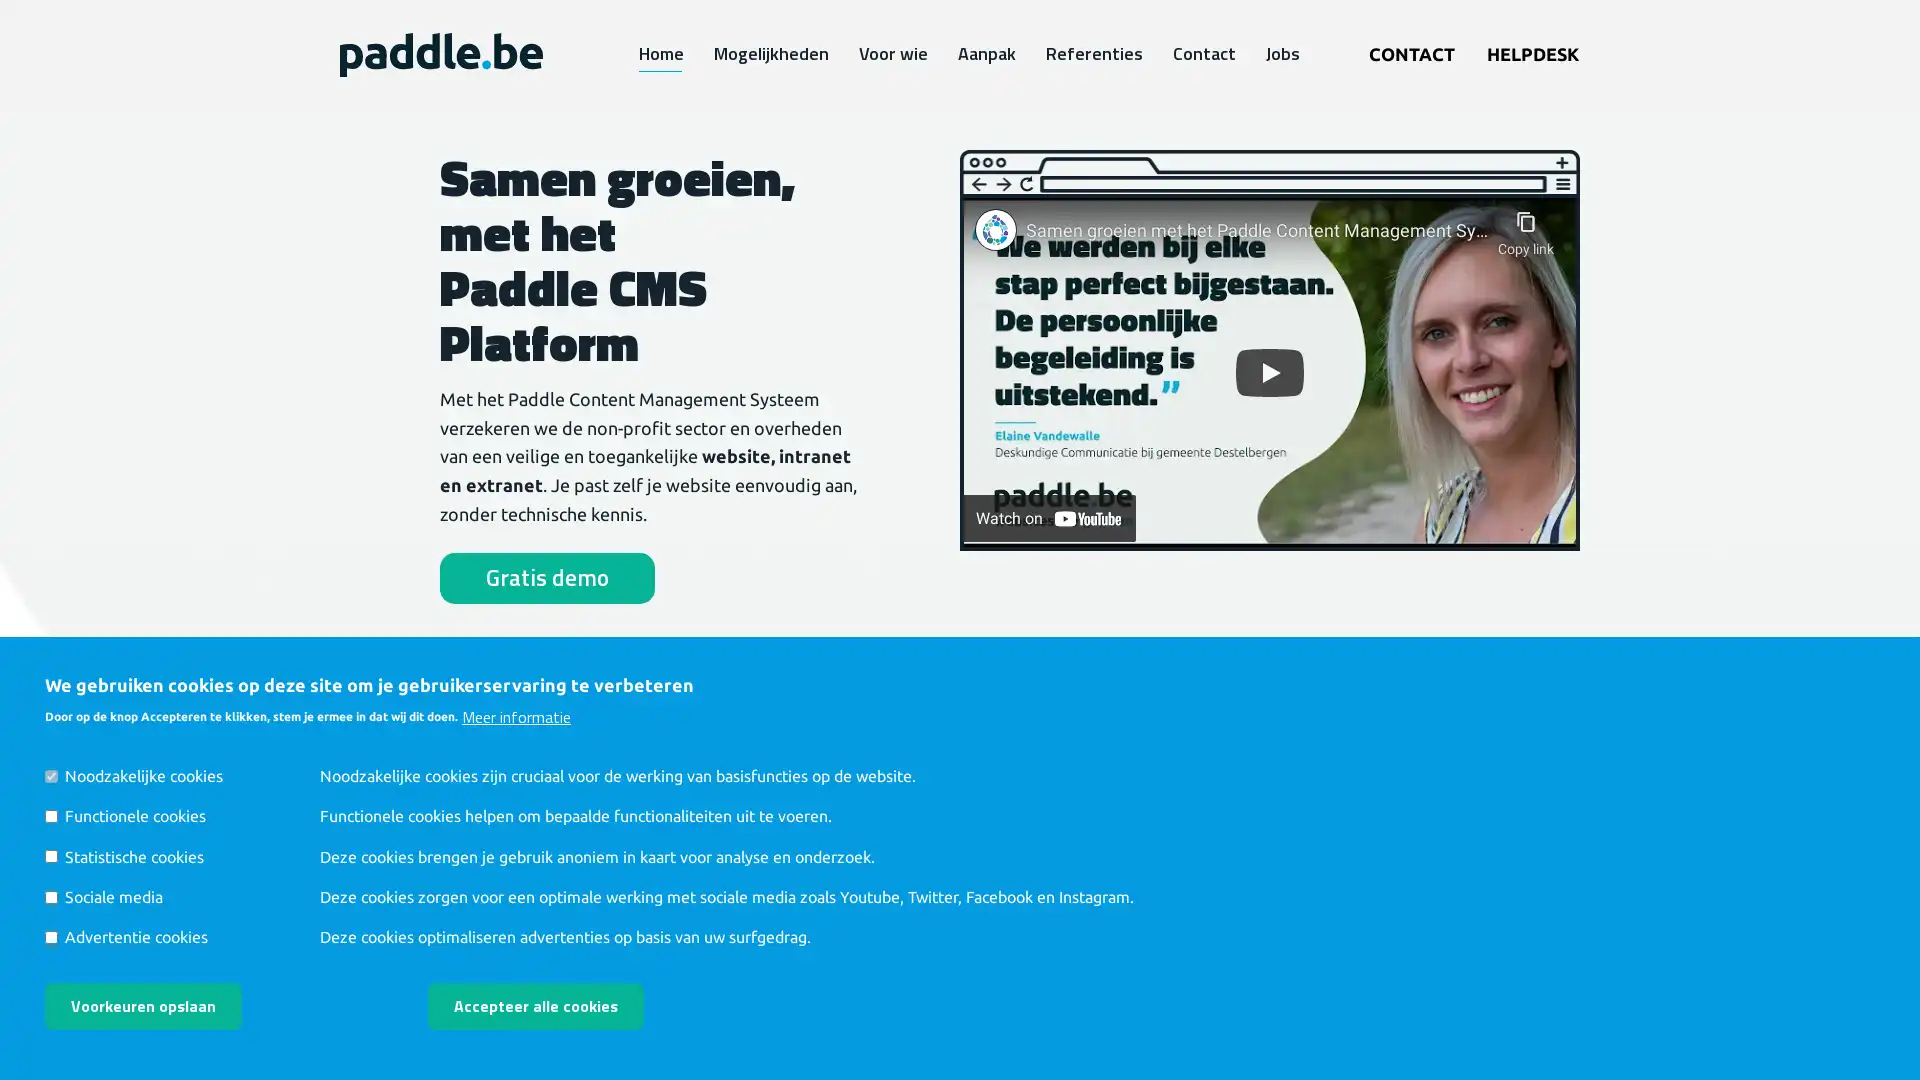  What do you see at coordinates (516, 715) in the screenshot?
I see `Meer informatie` at bounding box center [516, 715].